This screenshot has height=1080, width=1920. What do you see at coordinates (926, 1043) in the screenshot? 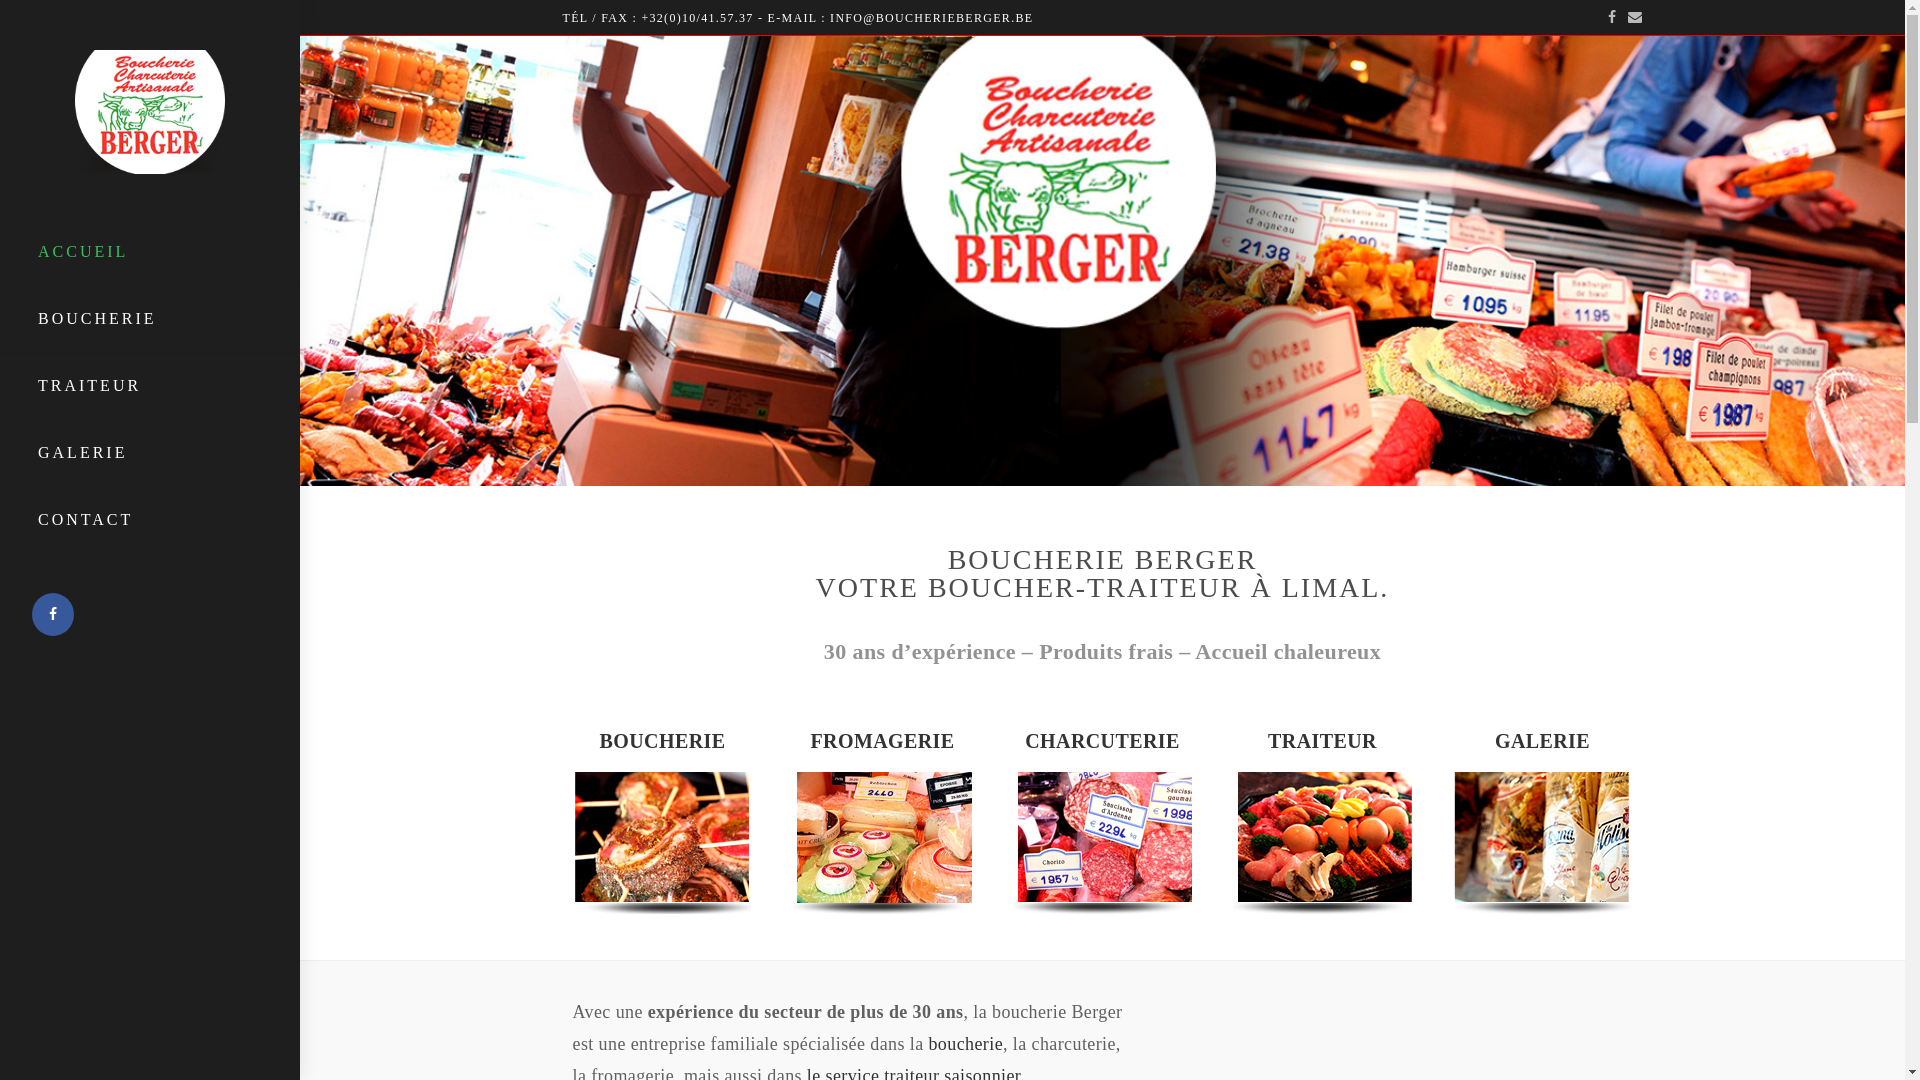
I see `'boucherie'` at bounding box center [926, 1043].